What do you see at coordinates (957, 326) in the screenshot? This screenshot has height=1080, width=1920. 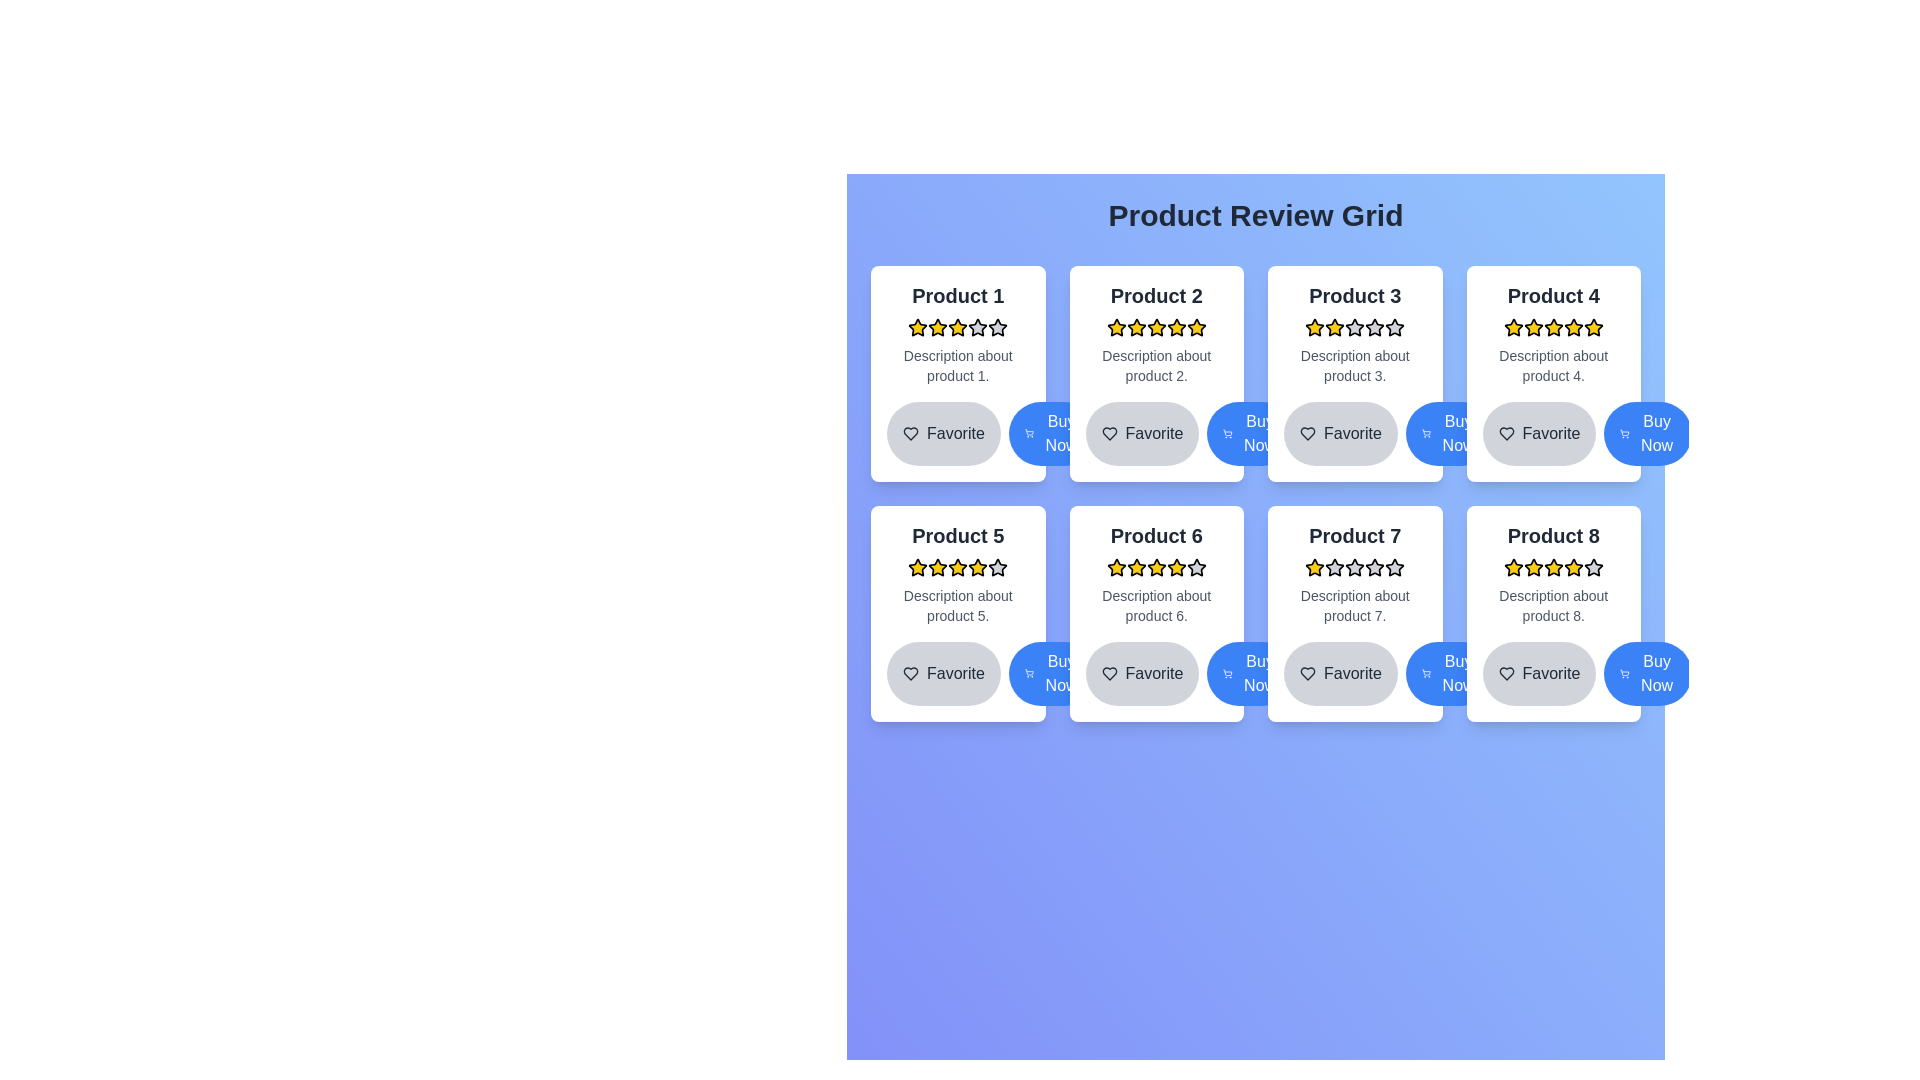 I see `the Rating display for 'Product 1', which visually represents the product's rating out of five stars, located in the upper middle part of the card, below the product name and above the product description` at bounding box center [957, 326].